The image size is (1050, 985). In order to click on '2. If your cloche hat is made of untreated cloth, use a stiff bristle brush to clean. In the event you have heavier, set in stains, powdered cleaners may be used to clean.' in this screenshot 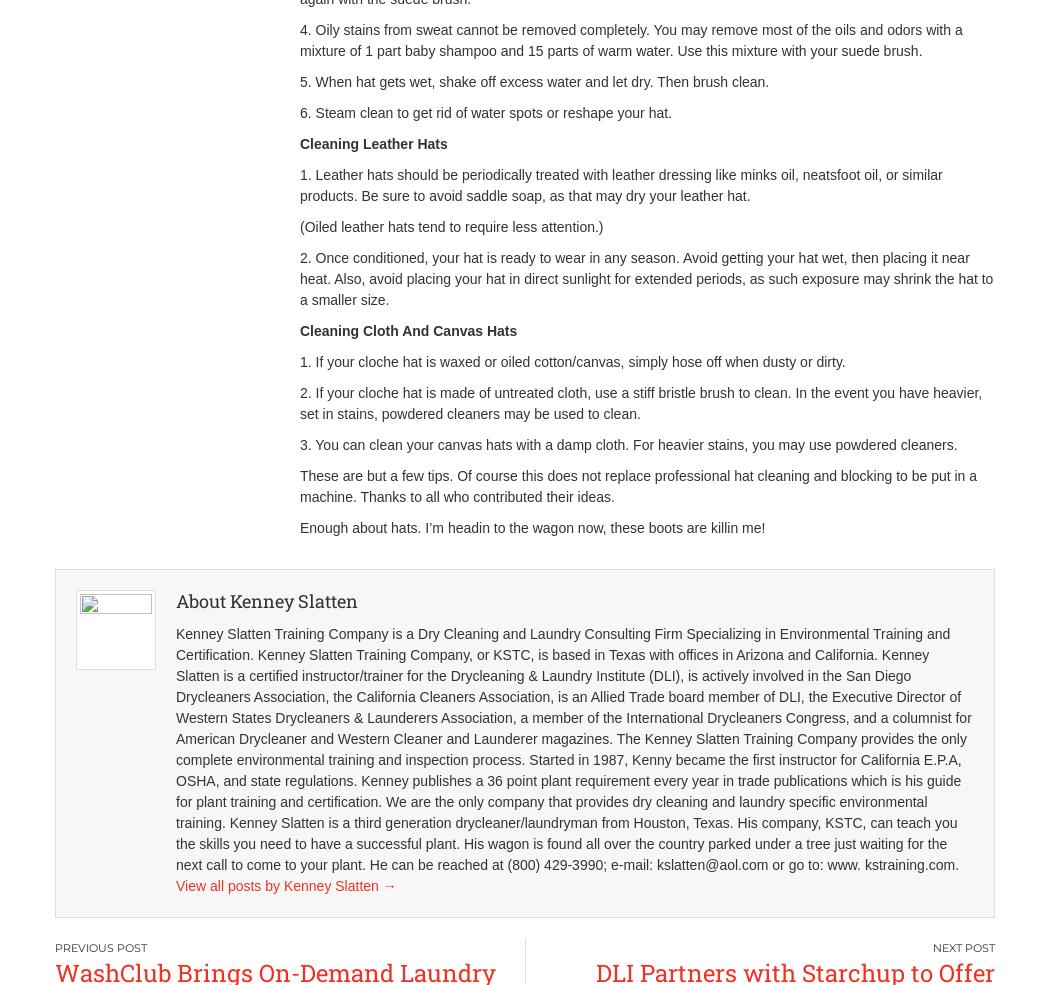, I will do `click(640, 402)`.